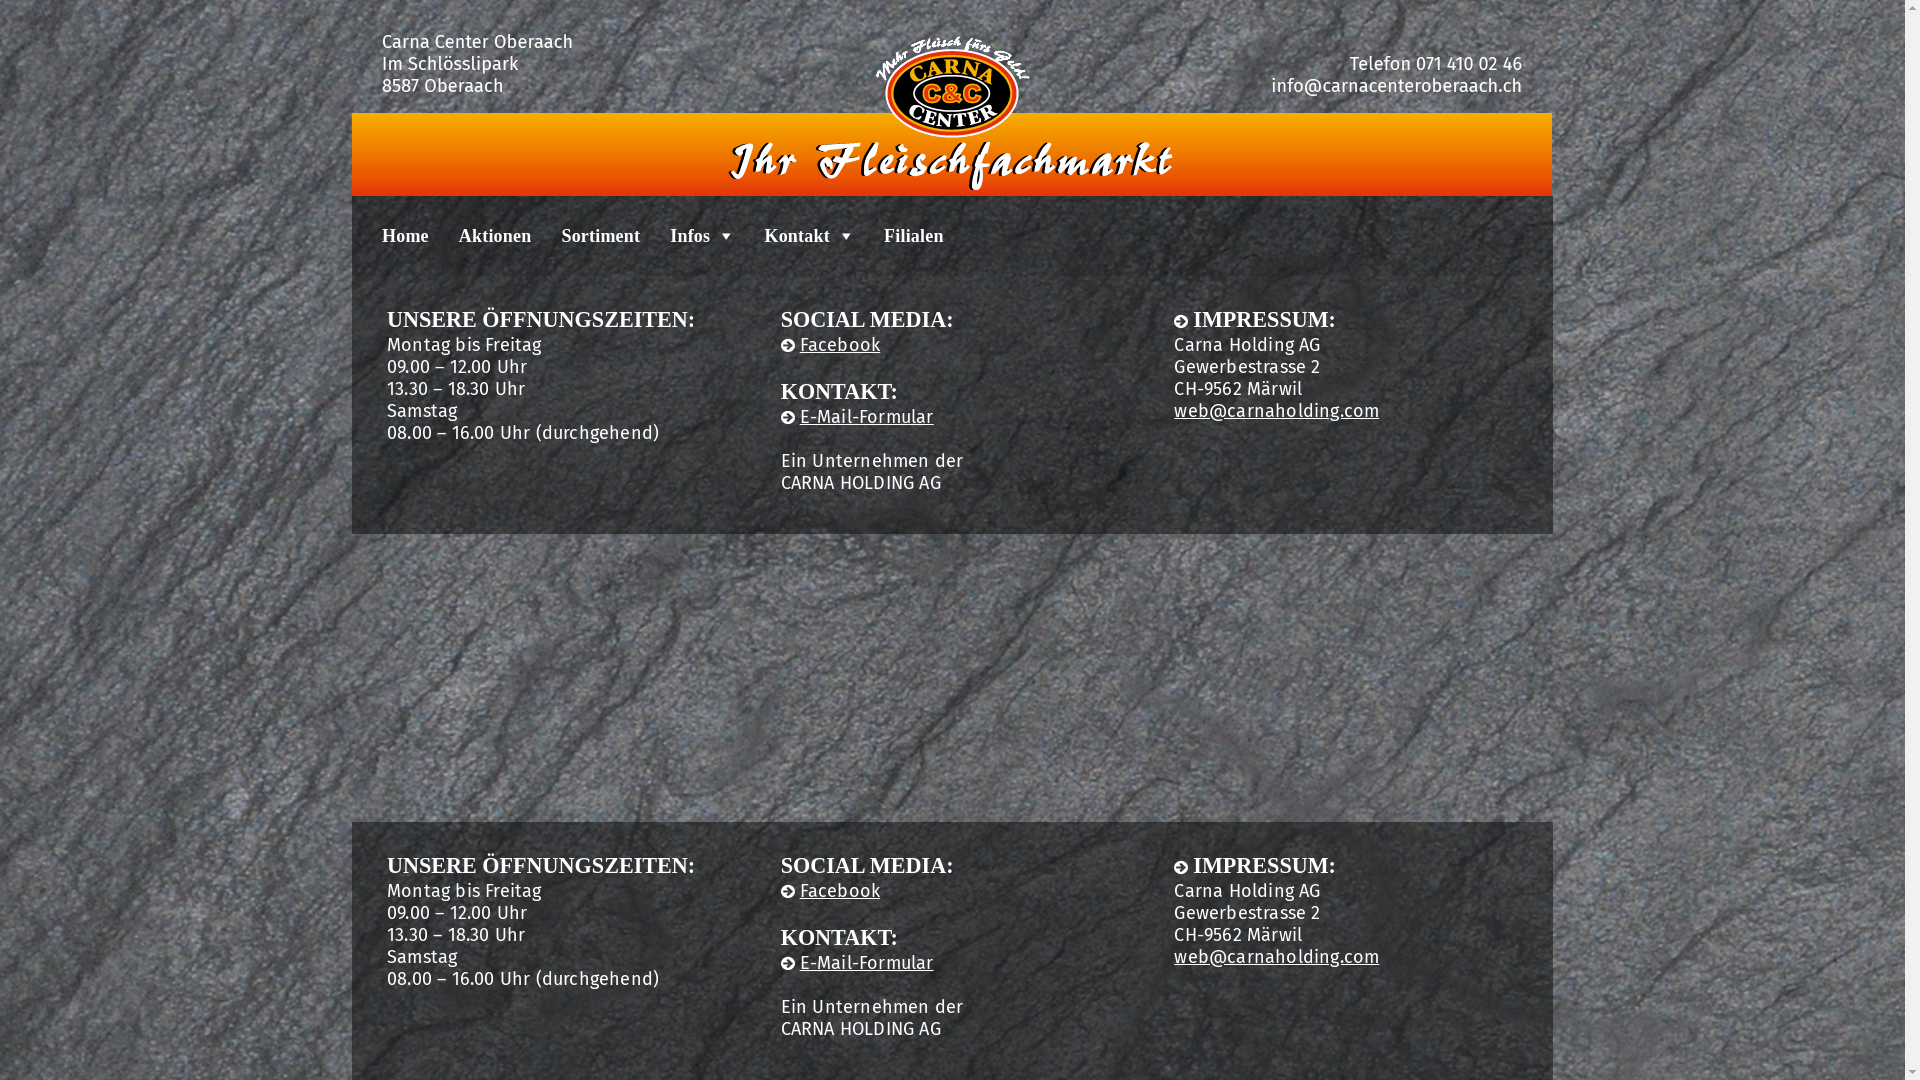  Describe the element at coordinates (584, 234) in the screenshot. I see `'Sortiment'` at that location.